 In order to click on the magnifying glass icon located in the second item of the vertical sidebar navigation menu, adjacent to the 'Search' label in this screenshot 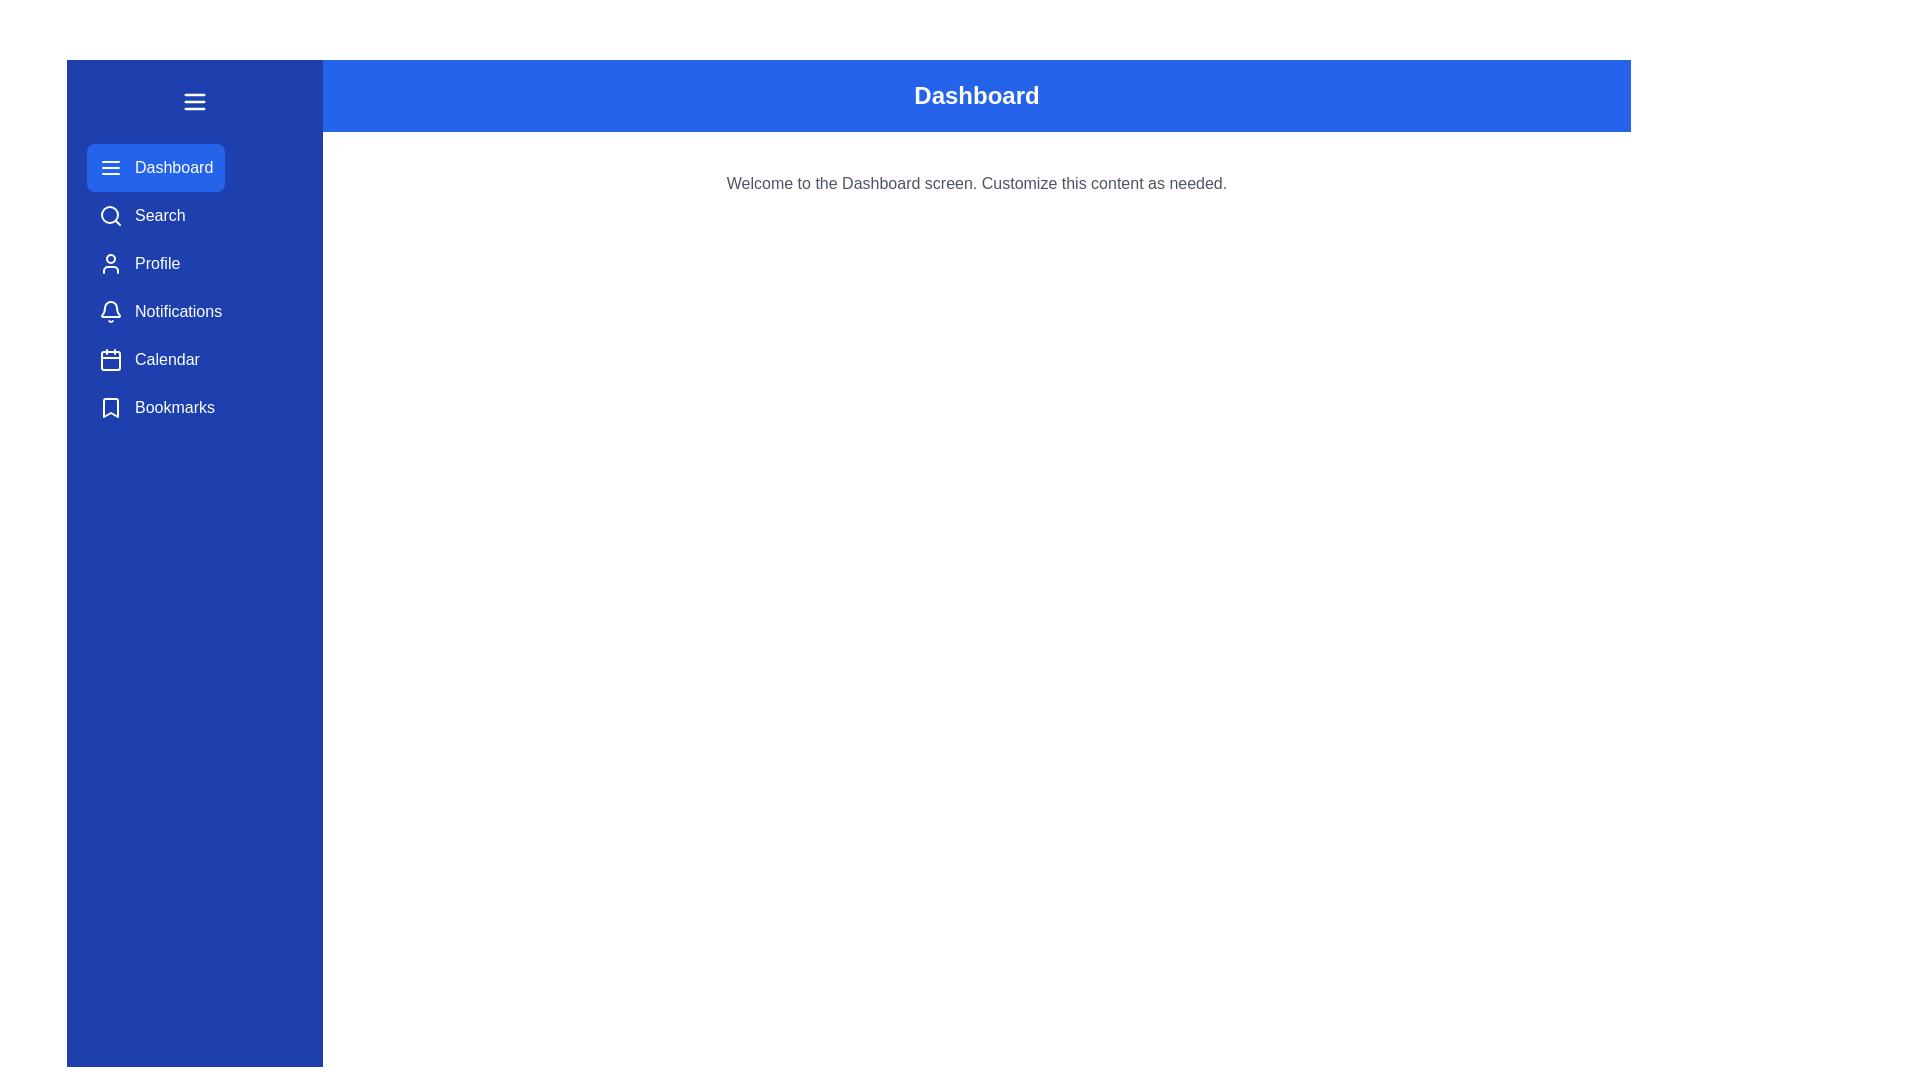, I will do `click(109, 216)`.